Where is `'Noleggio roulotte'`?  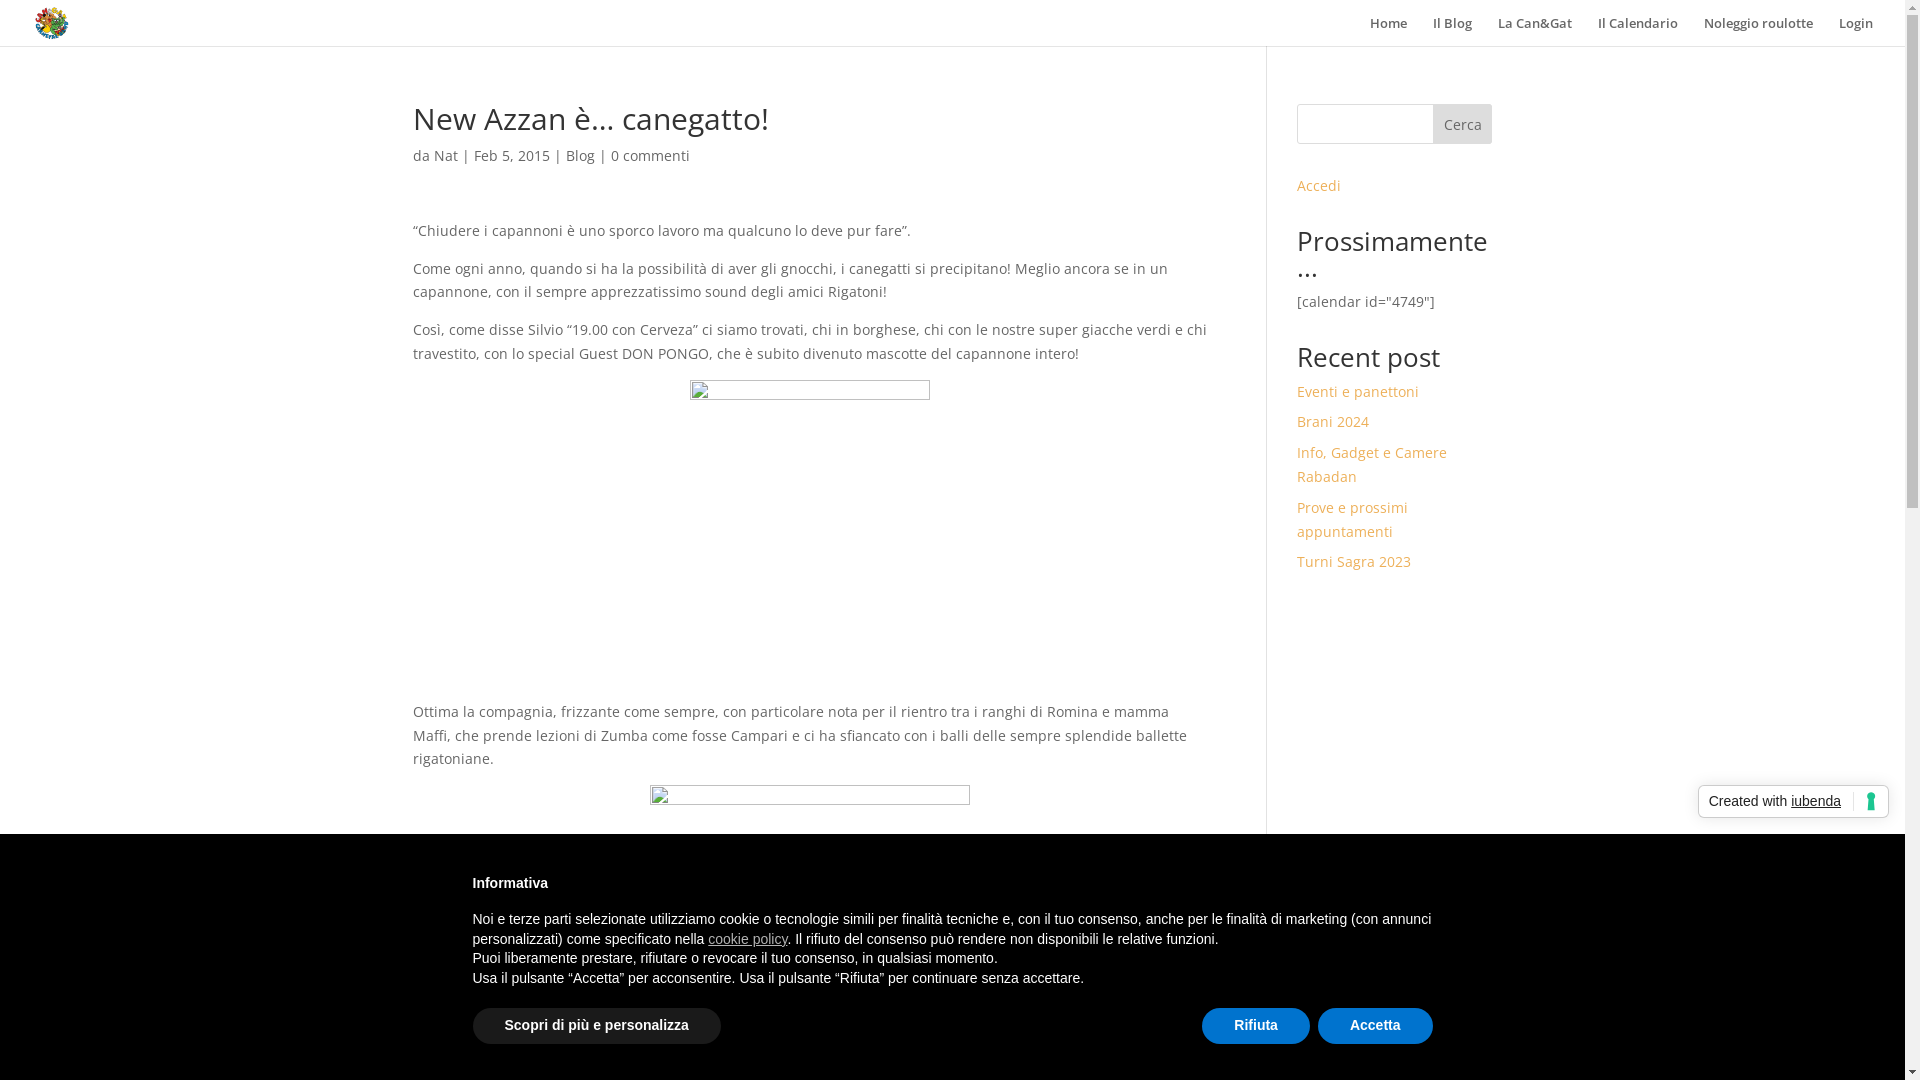
'Noleggio roulotte' is located at coordinates (1757, 30).